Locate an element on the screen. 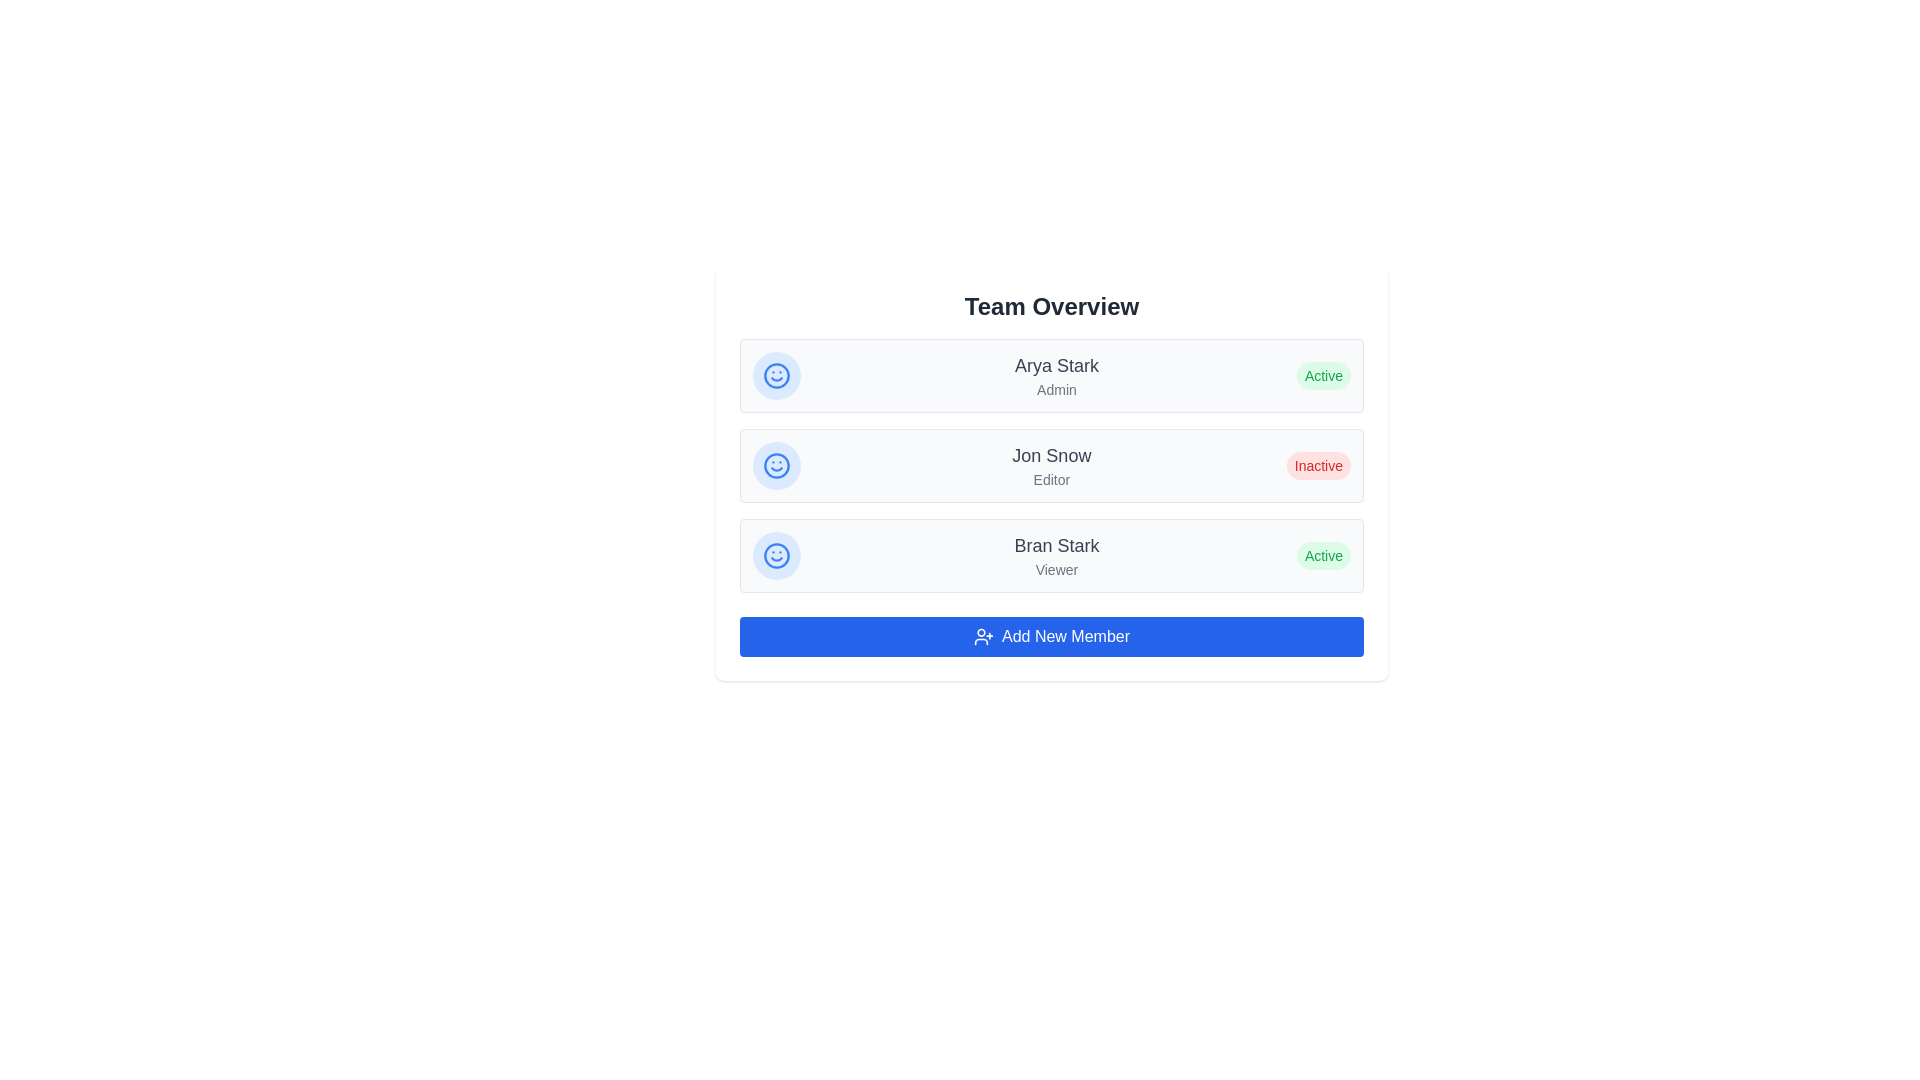  the Avatar icon representing the team member 'Bran Stark' located in the third row of the 'Team Overview' section, to the left of the text 'Bran Stark' and 'Viewer' is located at coordinates (776, 555).